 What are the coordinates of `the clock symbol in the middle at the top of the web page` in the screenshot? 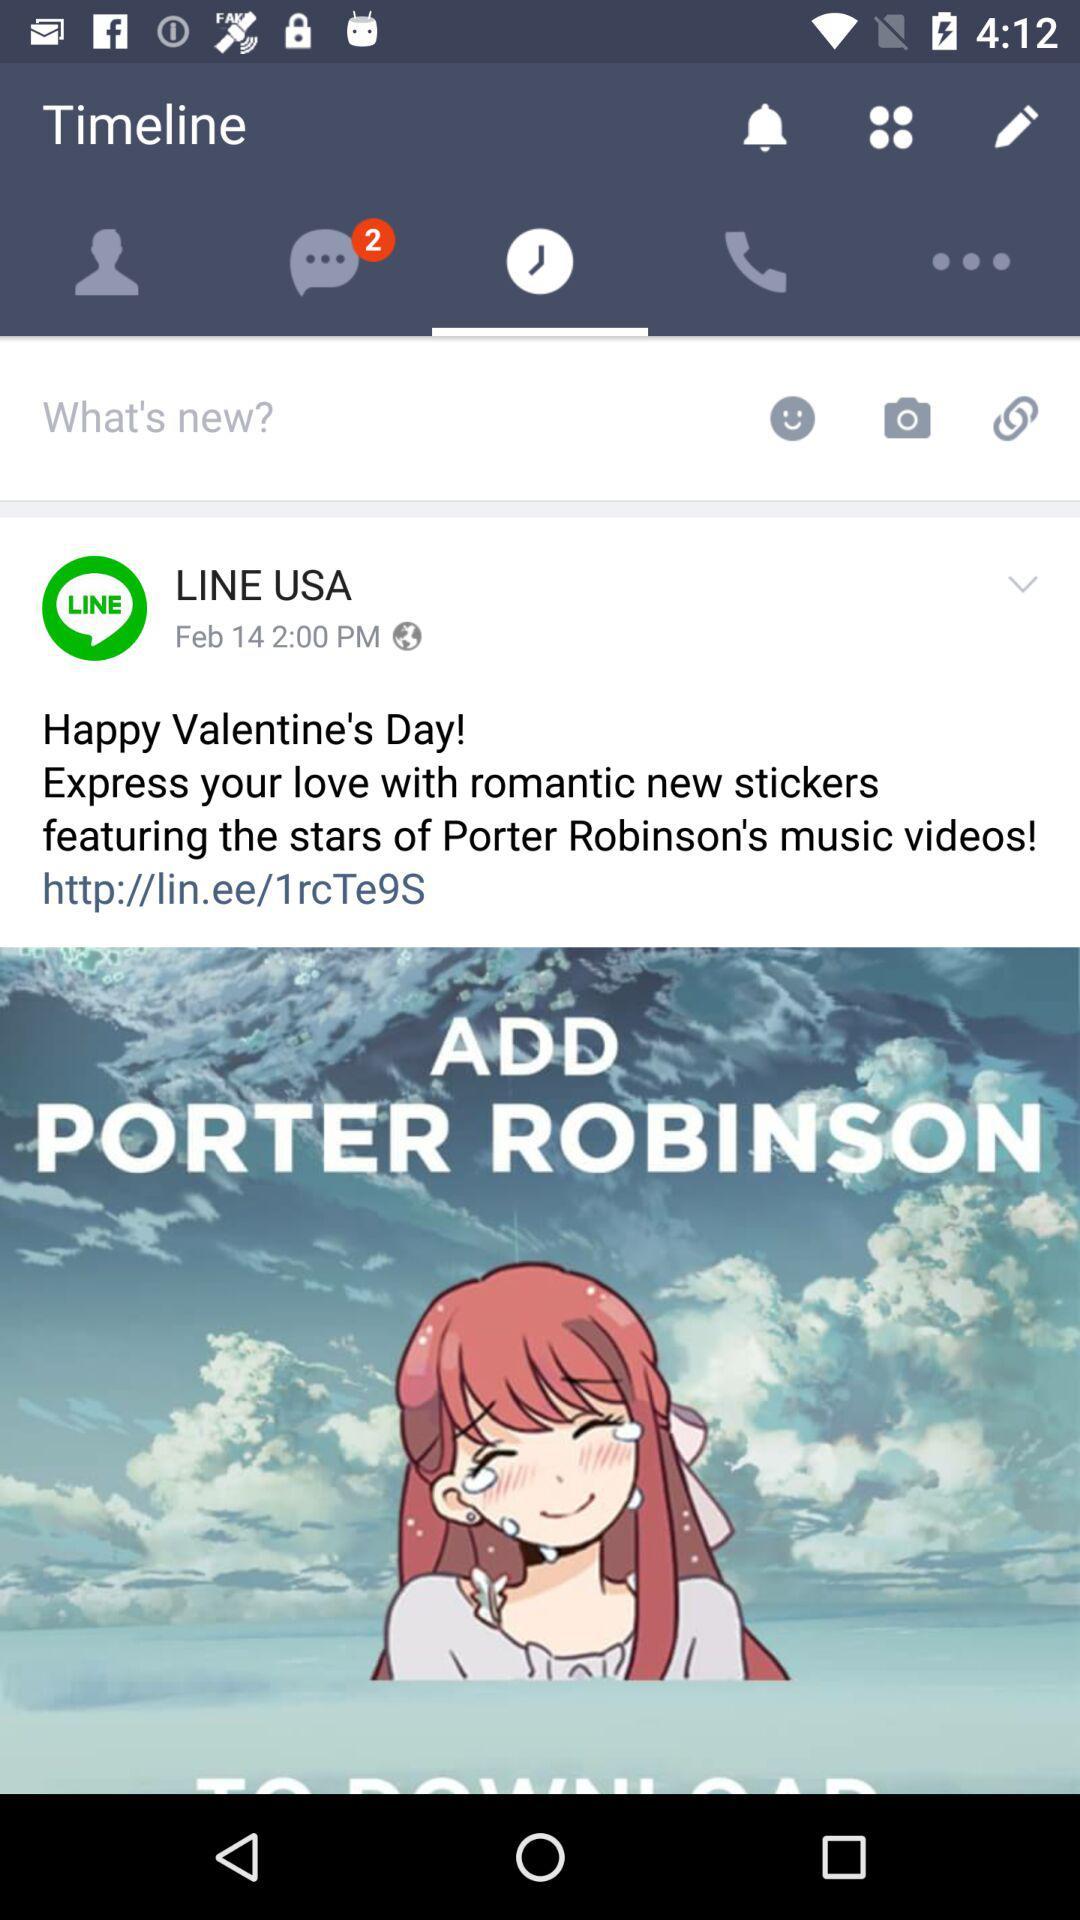 It's located at (540, 261).